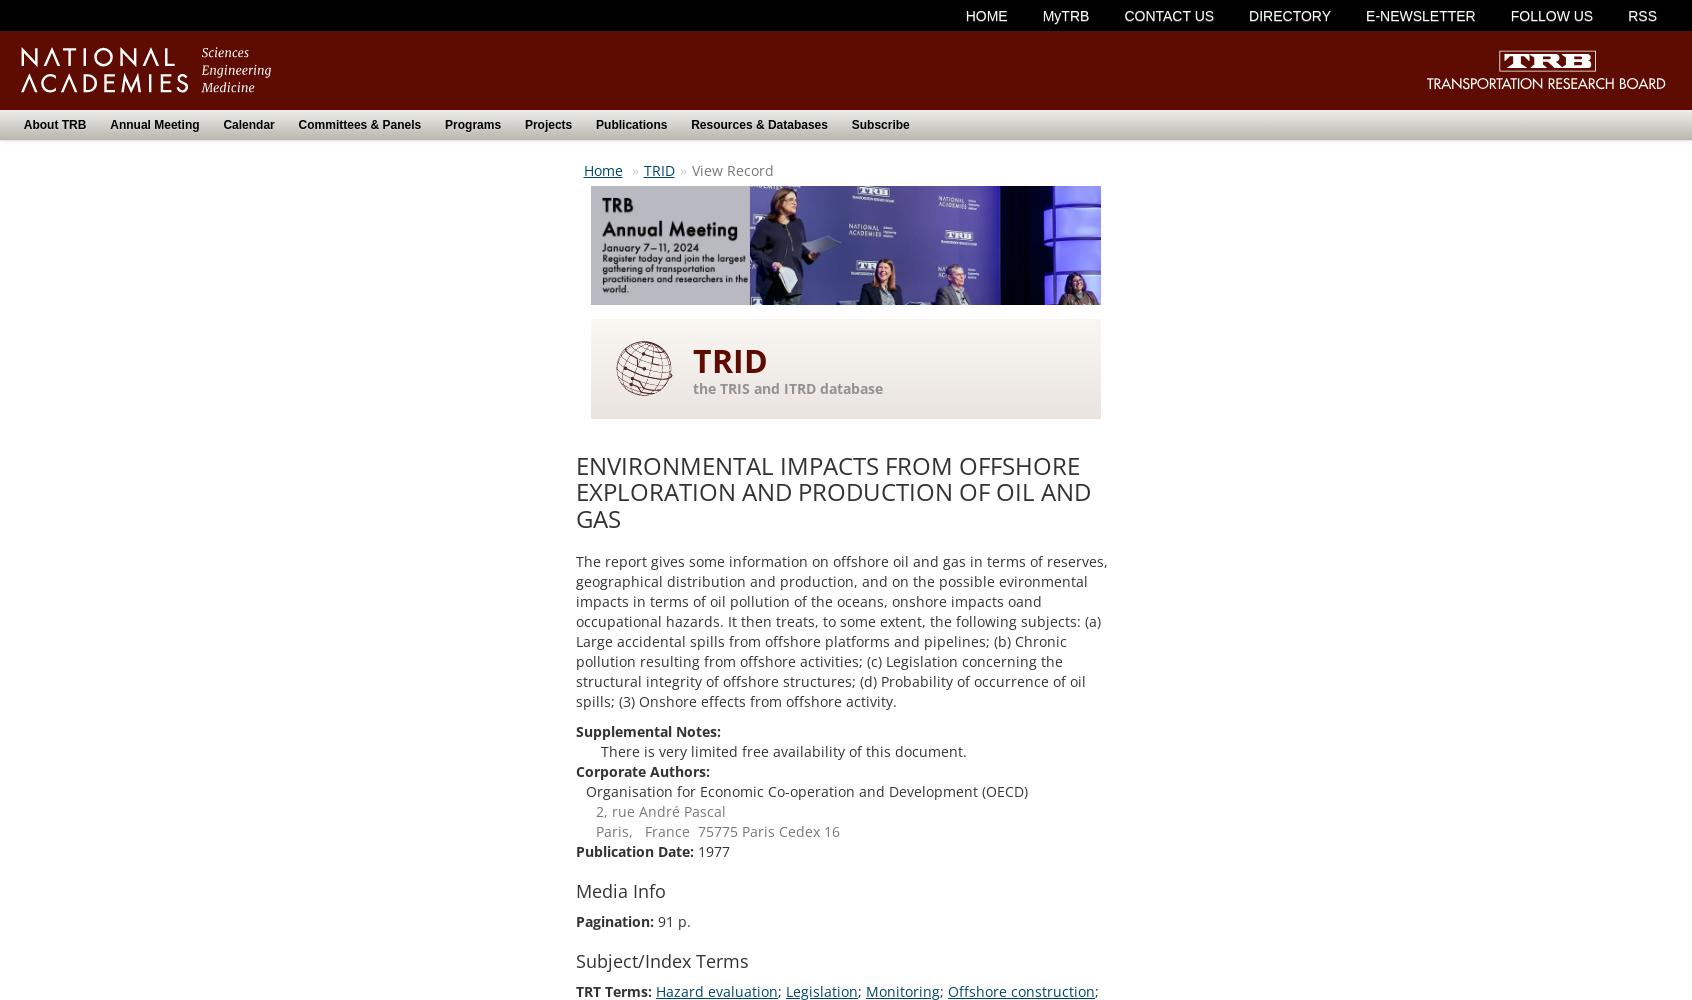 Image resolution: width=1692 pixels, height=1000 pixels. Describe the element at coordinates (601, 169) in the screenshot. I see `'Home'` at that location.